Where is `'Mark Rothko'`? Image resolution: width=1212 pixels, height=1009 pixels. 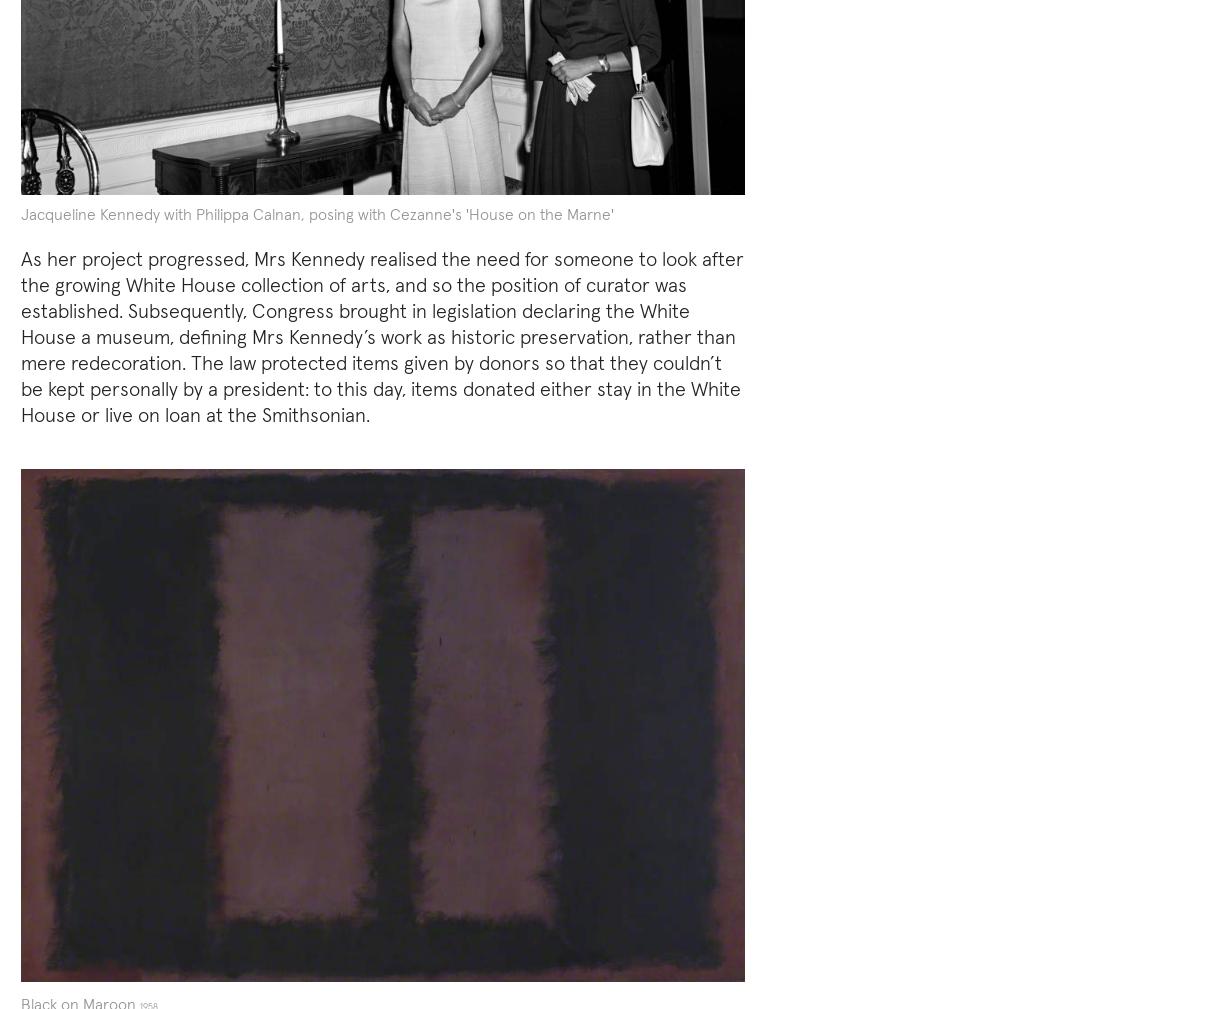
'Mark Rothko' is located at coordinates (422, 467).